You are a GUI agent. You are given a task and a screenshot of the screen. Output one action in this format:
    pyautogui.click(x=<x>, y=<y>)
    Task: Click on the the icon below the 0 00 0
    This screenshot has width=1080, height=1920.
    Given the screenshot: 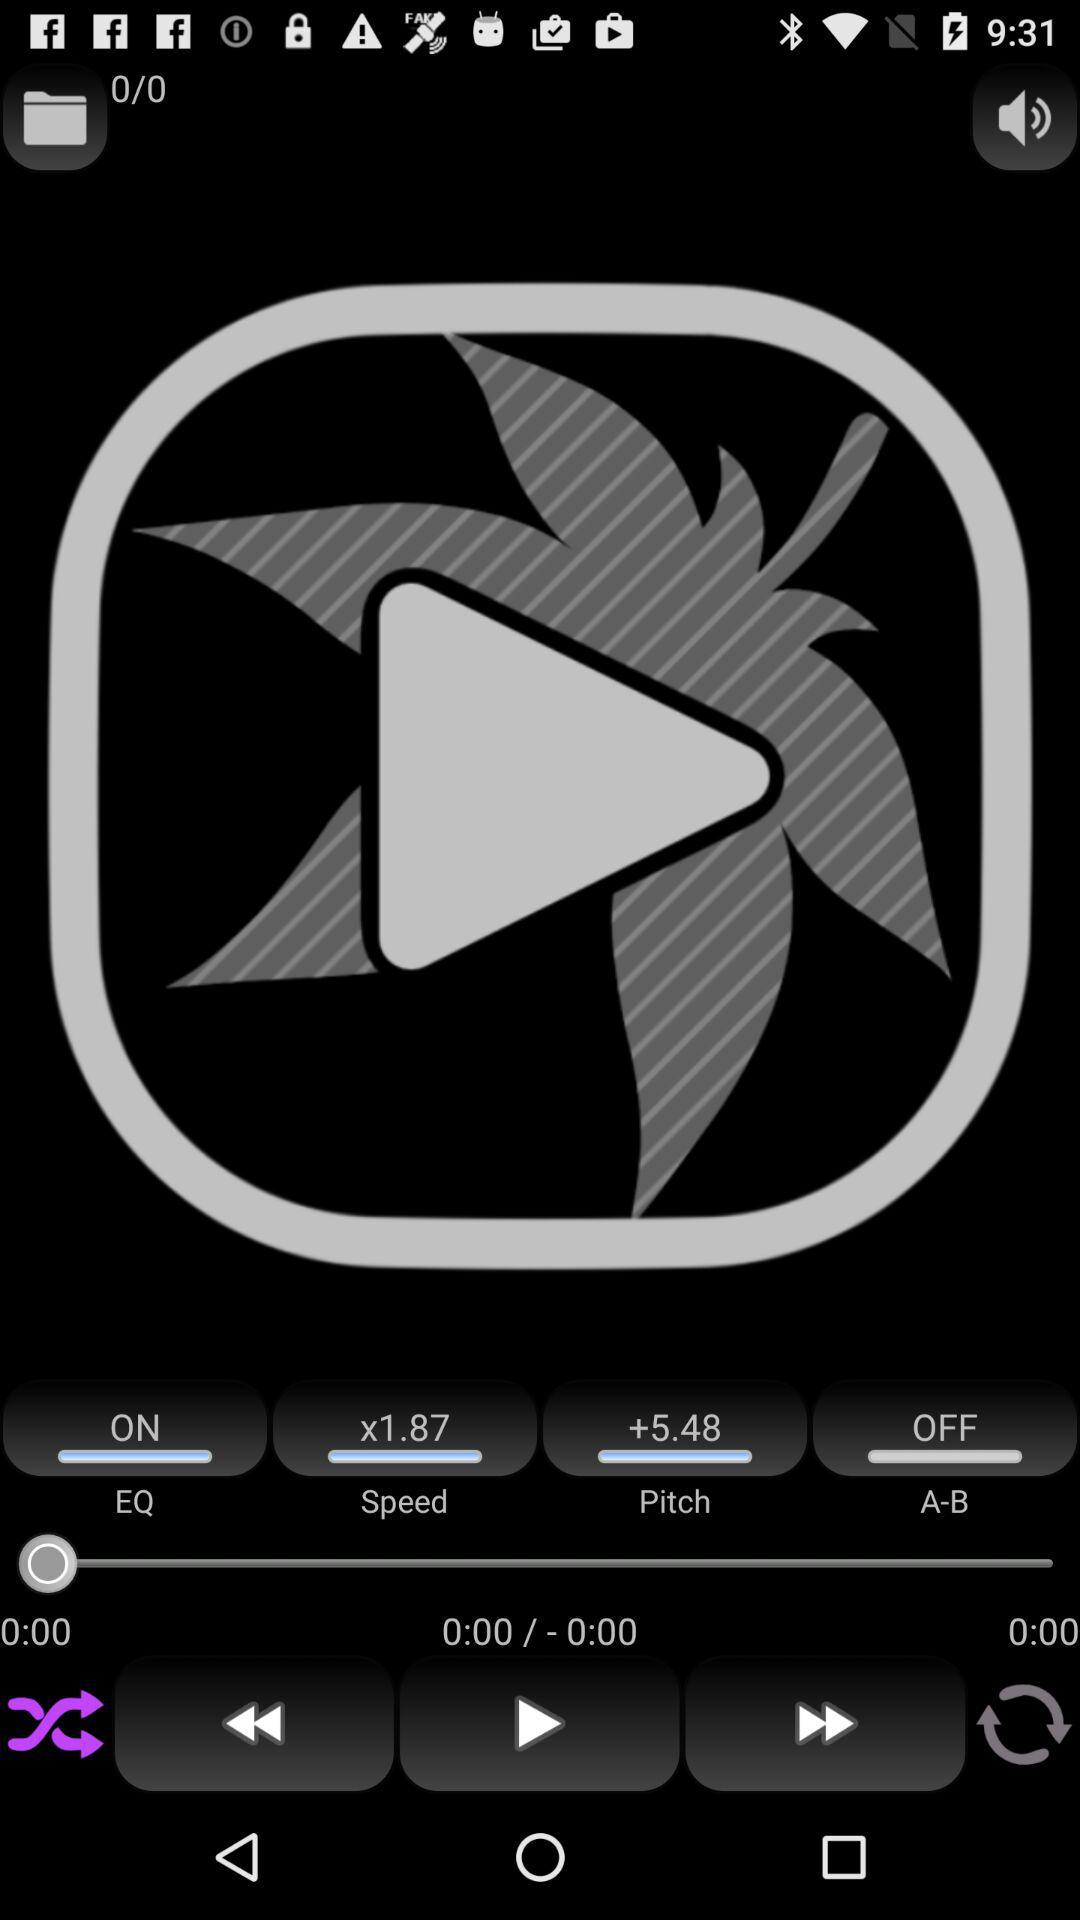 What is the action you would take?
    pyautogui.click(x=825, y=1723)
    